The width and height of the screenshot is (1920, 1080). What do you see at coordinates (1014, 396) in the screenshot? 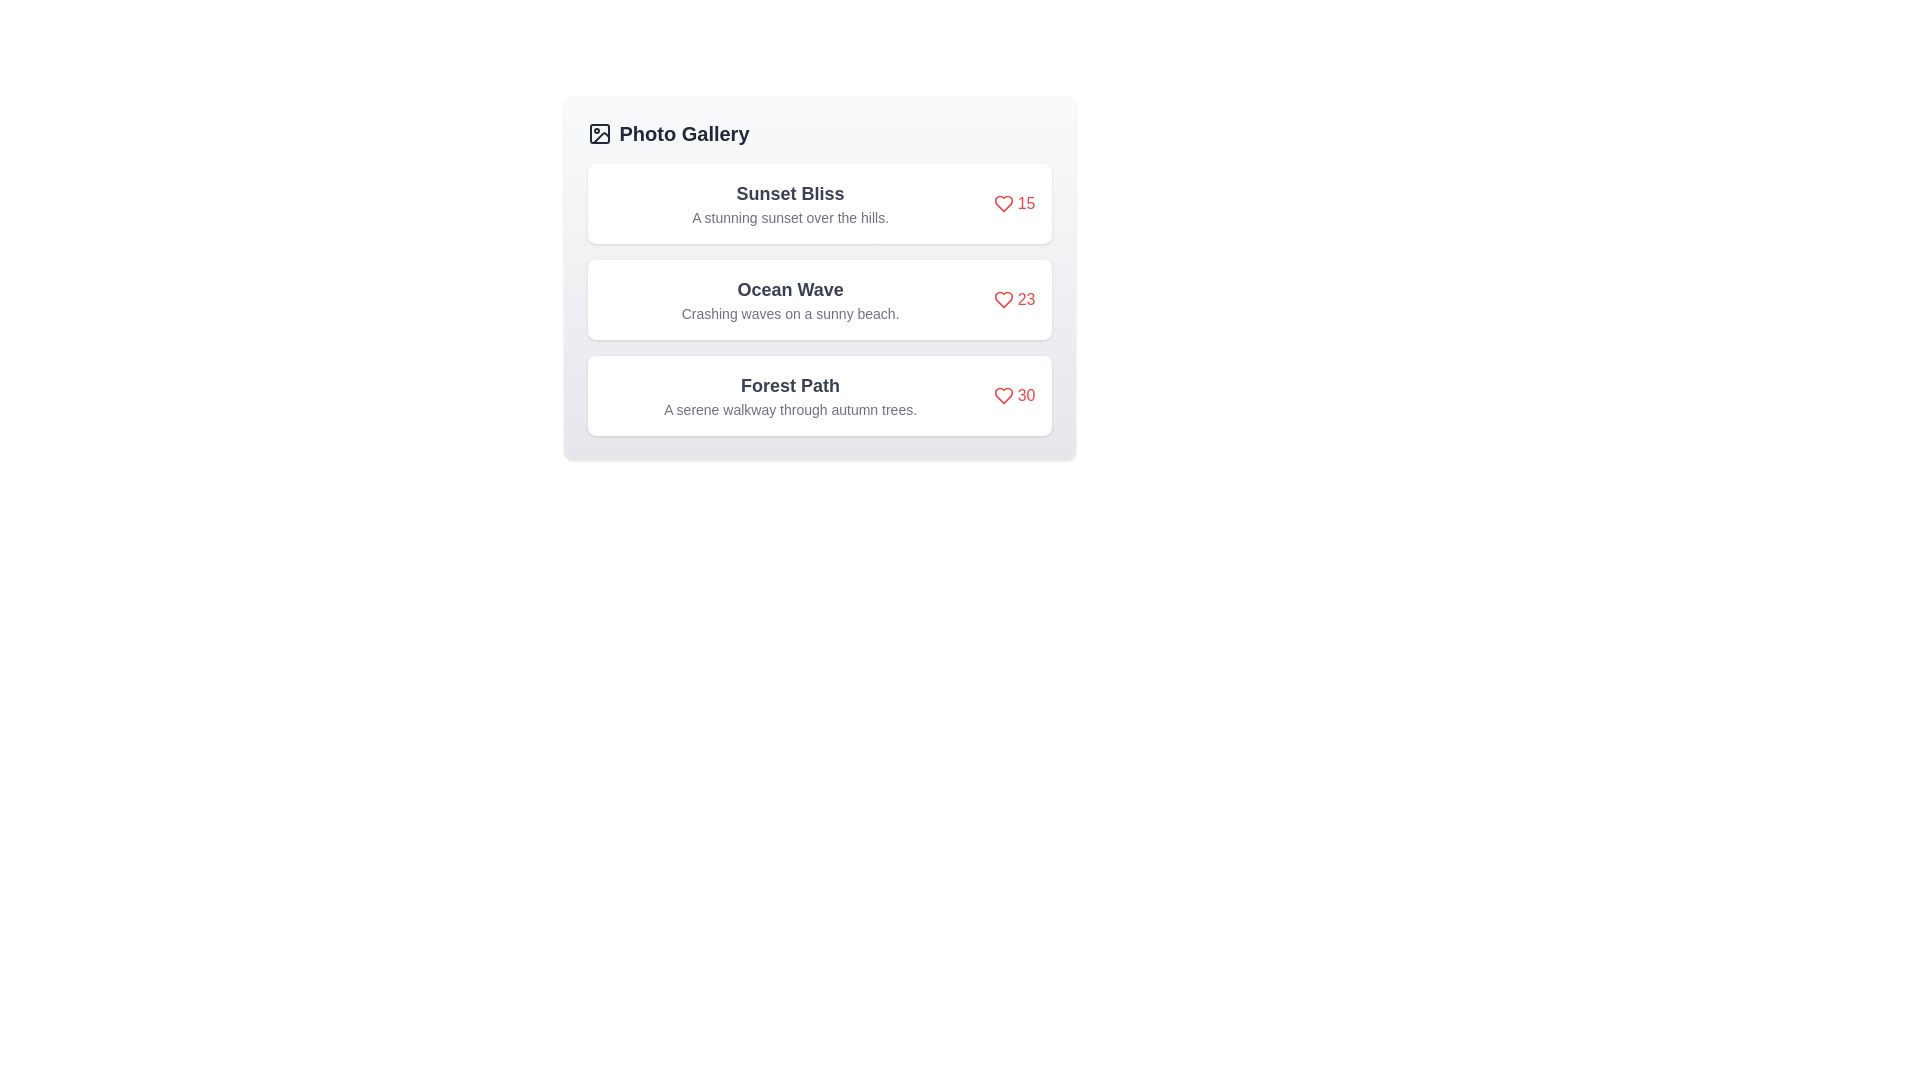
I see `like button for the photo titled Forest Path` at bounding box center [1014, 396].